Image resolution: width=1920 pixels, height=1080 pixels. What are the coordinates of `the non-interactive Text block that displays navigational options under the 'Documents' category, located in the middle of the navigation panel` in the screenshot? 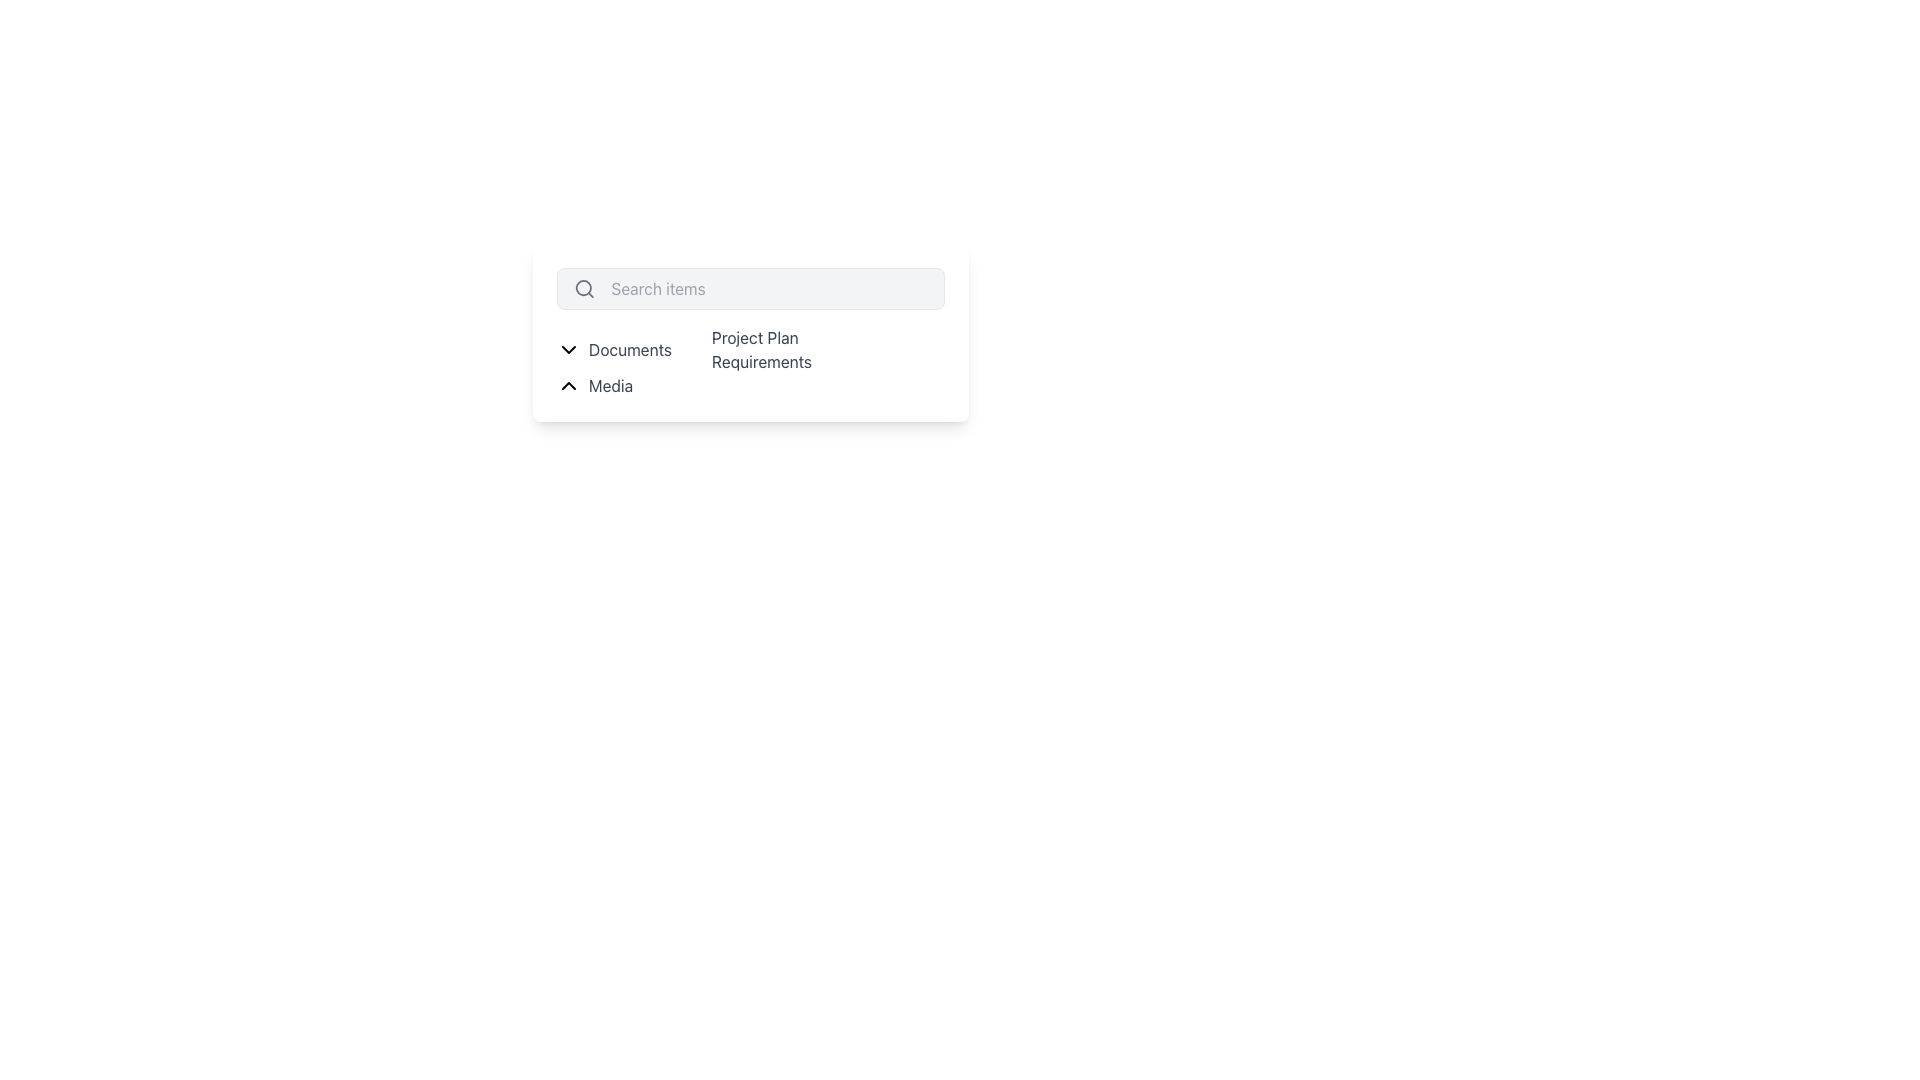 It's located at (745, 349).